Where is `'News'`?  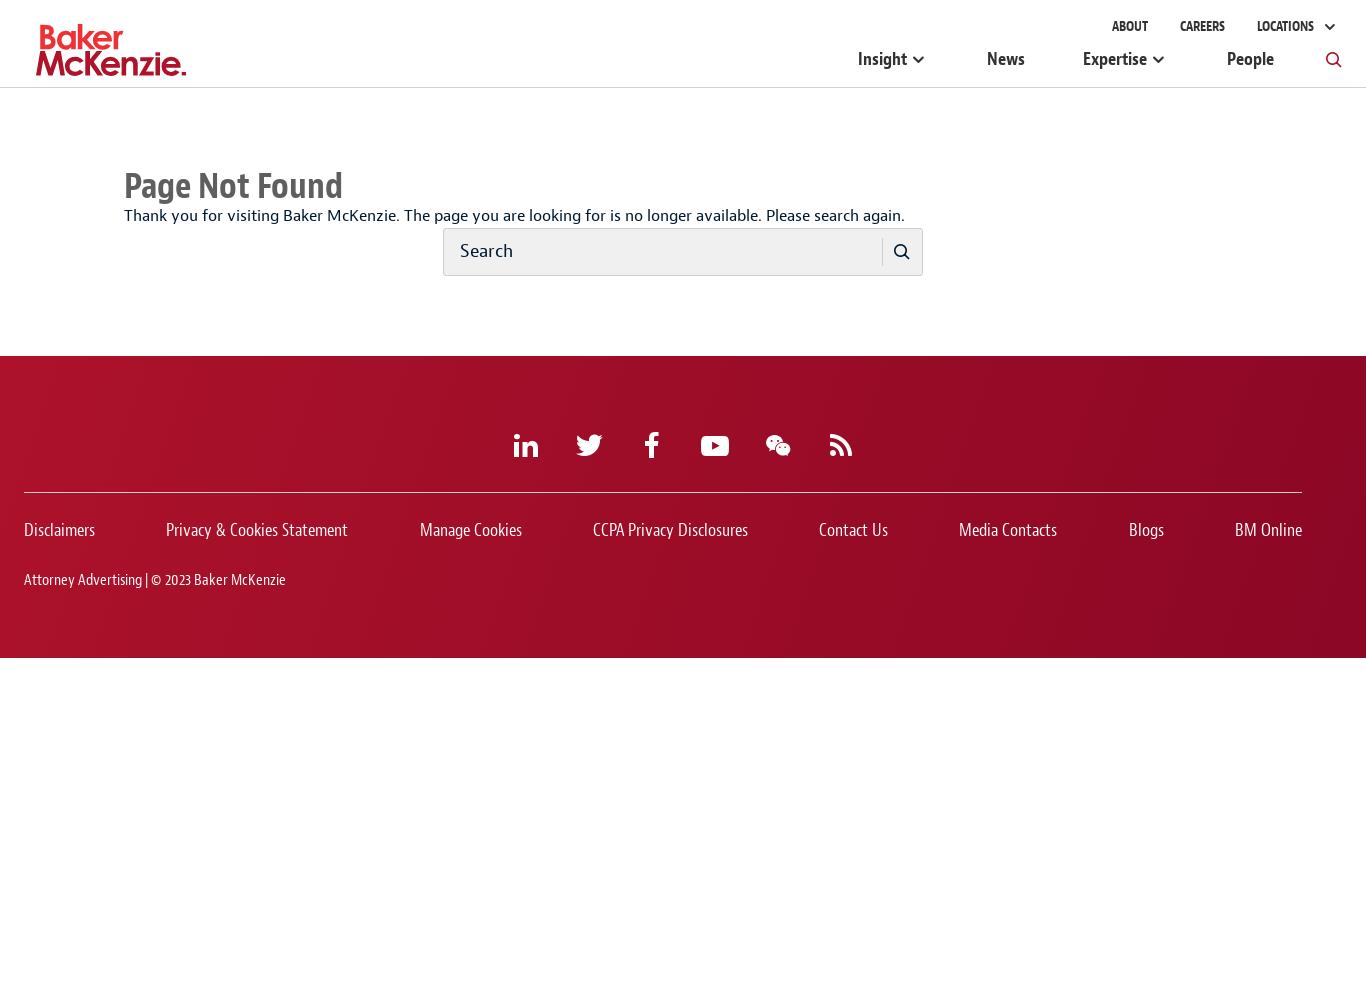 'News' is located at coordinates (1006, 59).